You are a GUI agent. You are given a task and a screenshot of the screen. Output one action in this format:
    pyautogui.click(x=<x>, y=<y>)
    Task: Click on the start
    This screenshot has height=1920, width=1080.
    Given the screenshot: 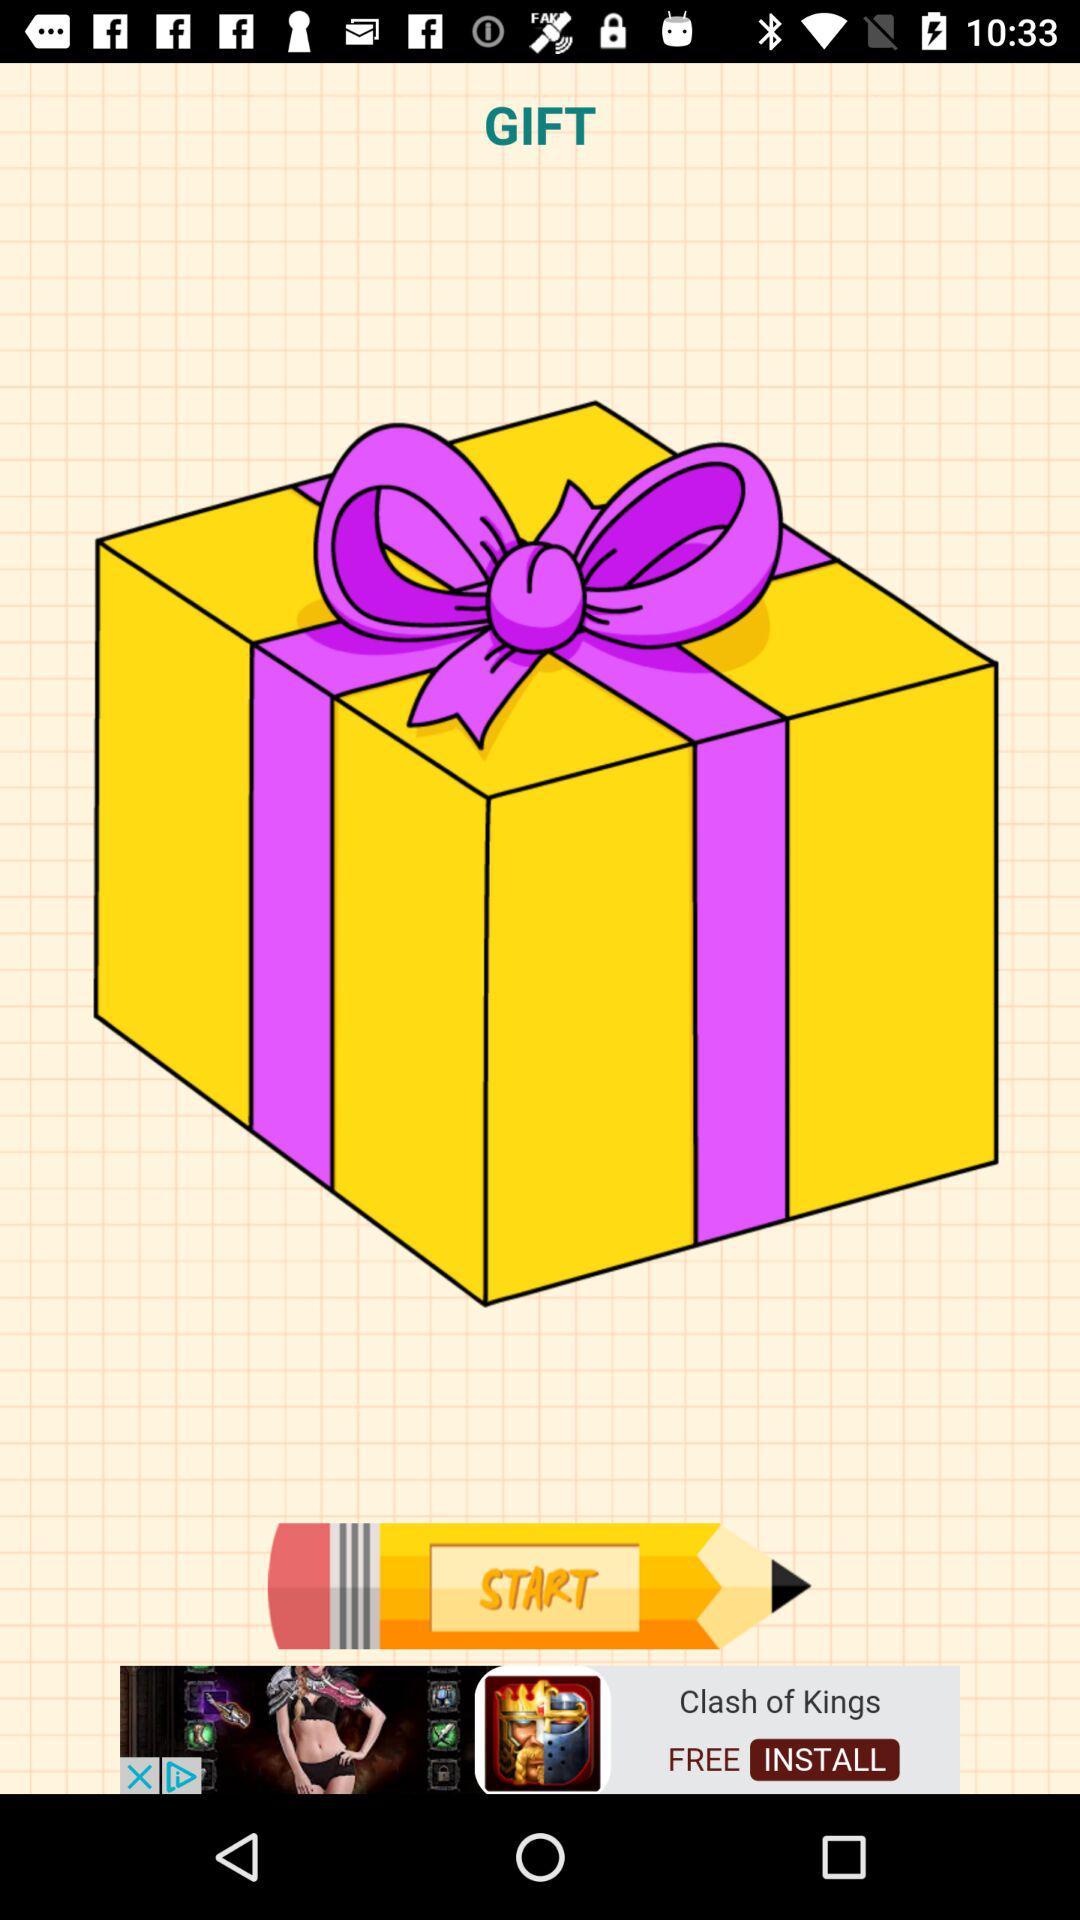 What is the action you would take?
    pyautogui.click(x=538, y=1585)
    